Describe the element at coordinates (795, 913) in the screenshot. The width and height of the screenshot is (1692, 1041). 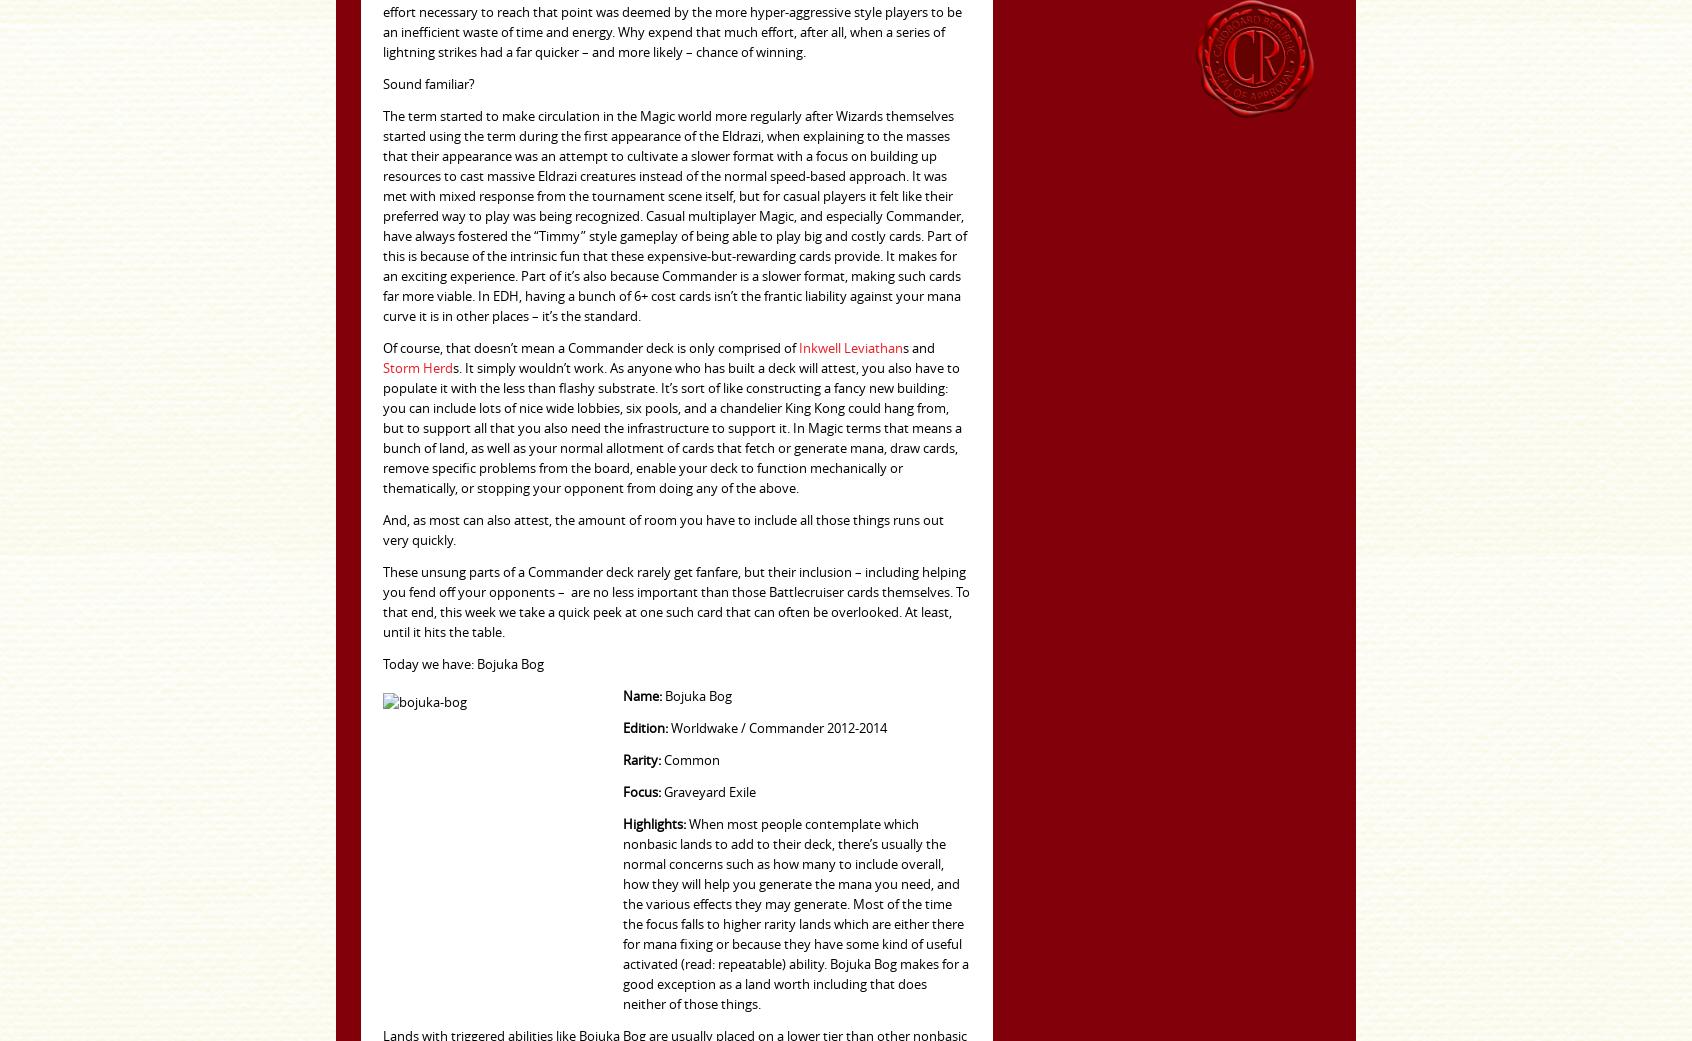
I see `'When most people contemplate which nonbasic lands to add to their deck, there’s usually the normal concerns such as how many to include overall, how they will help you generate the mana you need, and the various effects they may generate. Most of the time the focus falls to higher rarity lands which are either there for mana fixing or because they have some kind of useful activated (read: repeatable) ability. Bojuka Bog makes for a good exception as a land worth including that does neither of those things.'` at that location.